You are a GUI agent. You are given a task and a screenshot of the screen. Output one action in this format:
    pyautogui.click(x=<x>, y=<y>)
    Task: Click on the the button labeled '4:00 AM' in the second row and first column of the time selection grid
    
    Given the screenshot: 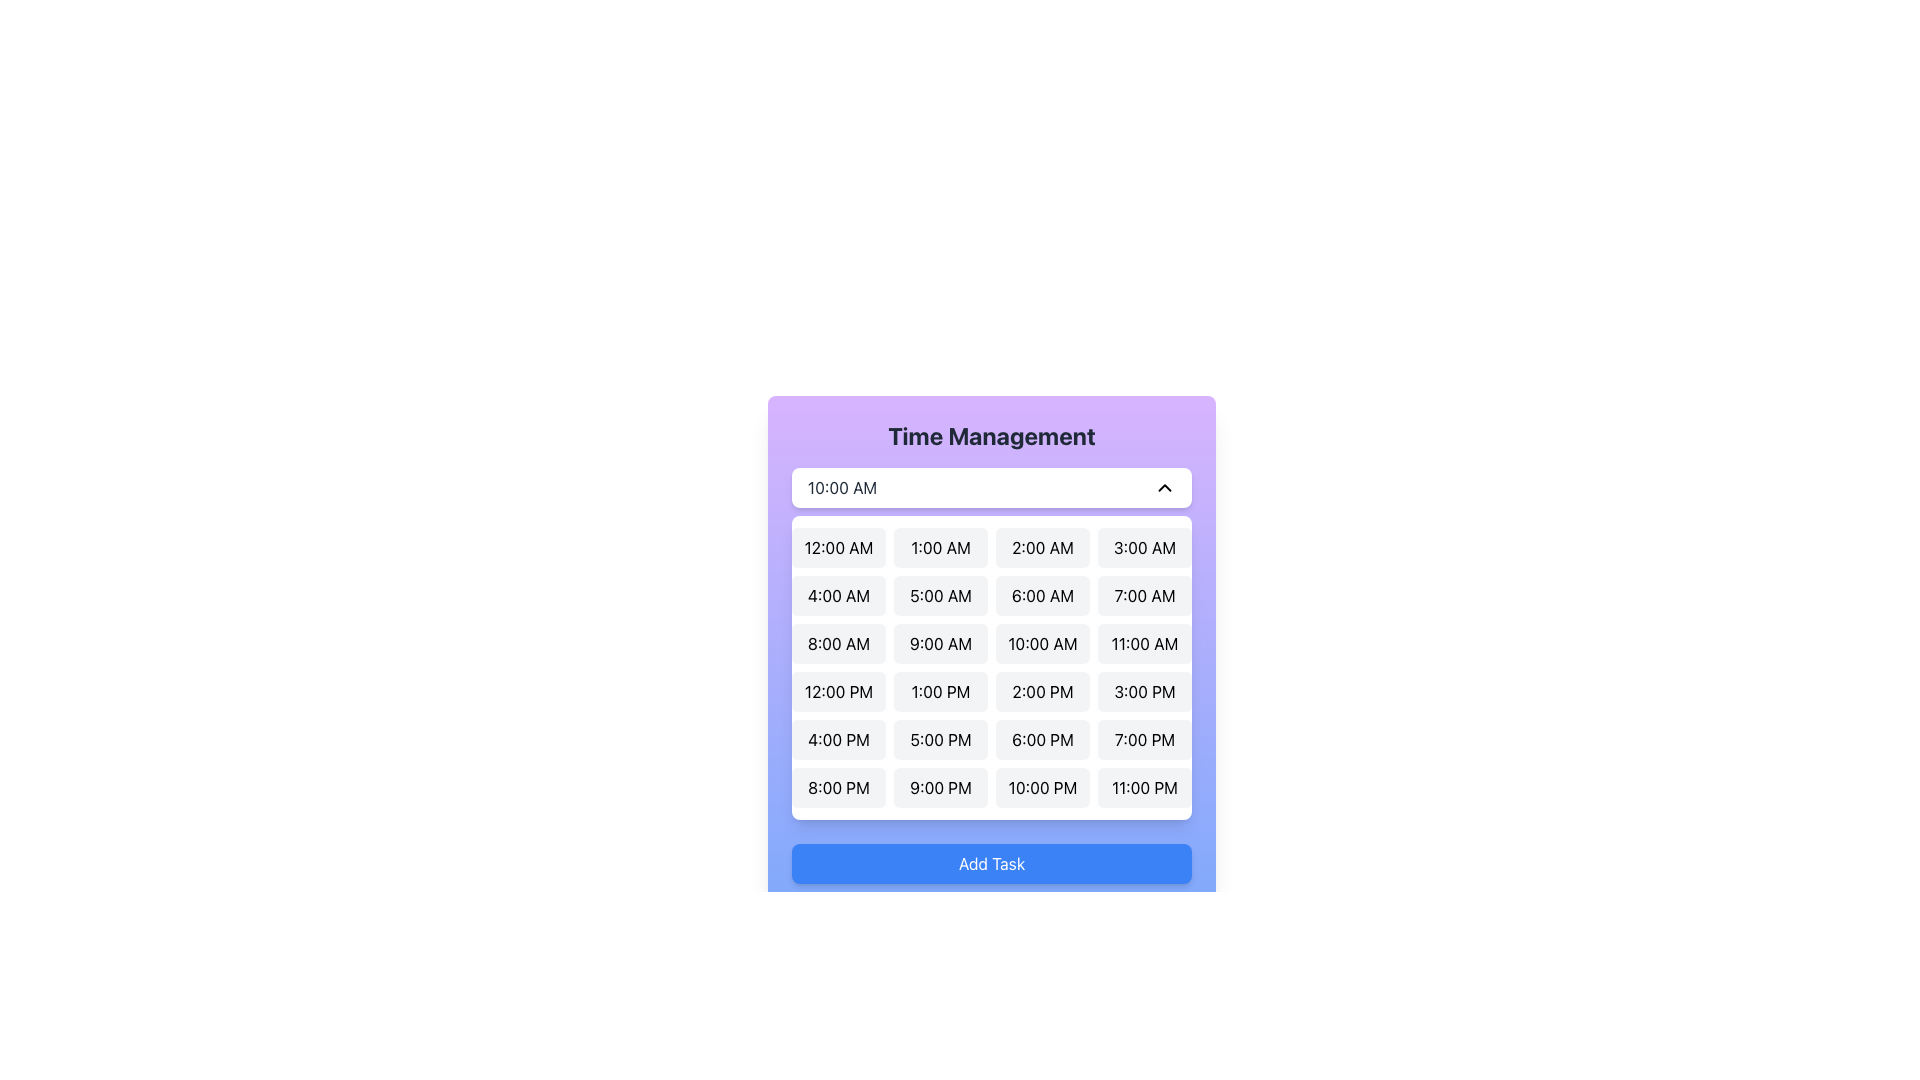 What is the action you would take?
    pyautogui.click(x=839, y=595)
    